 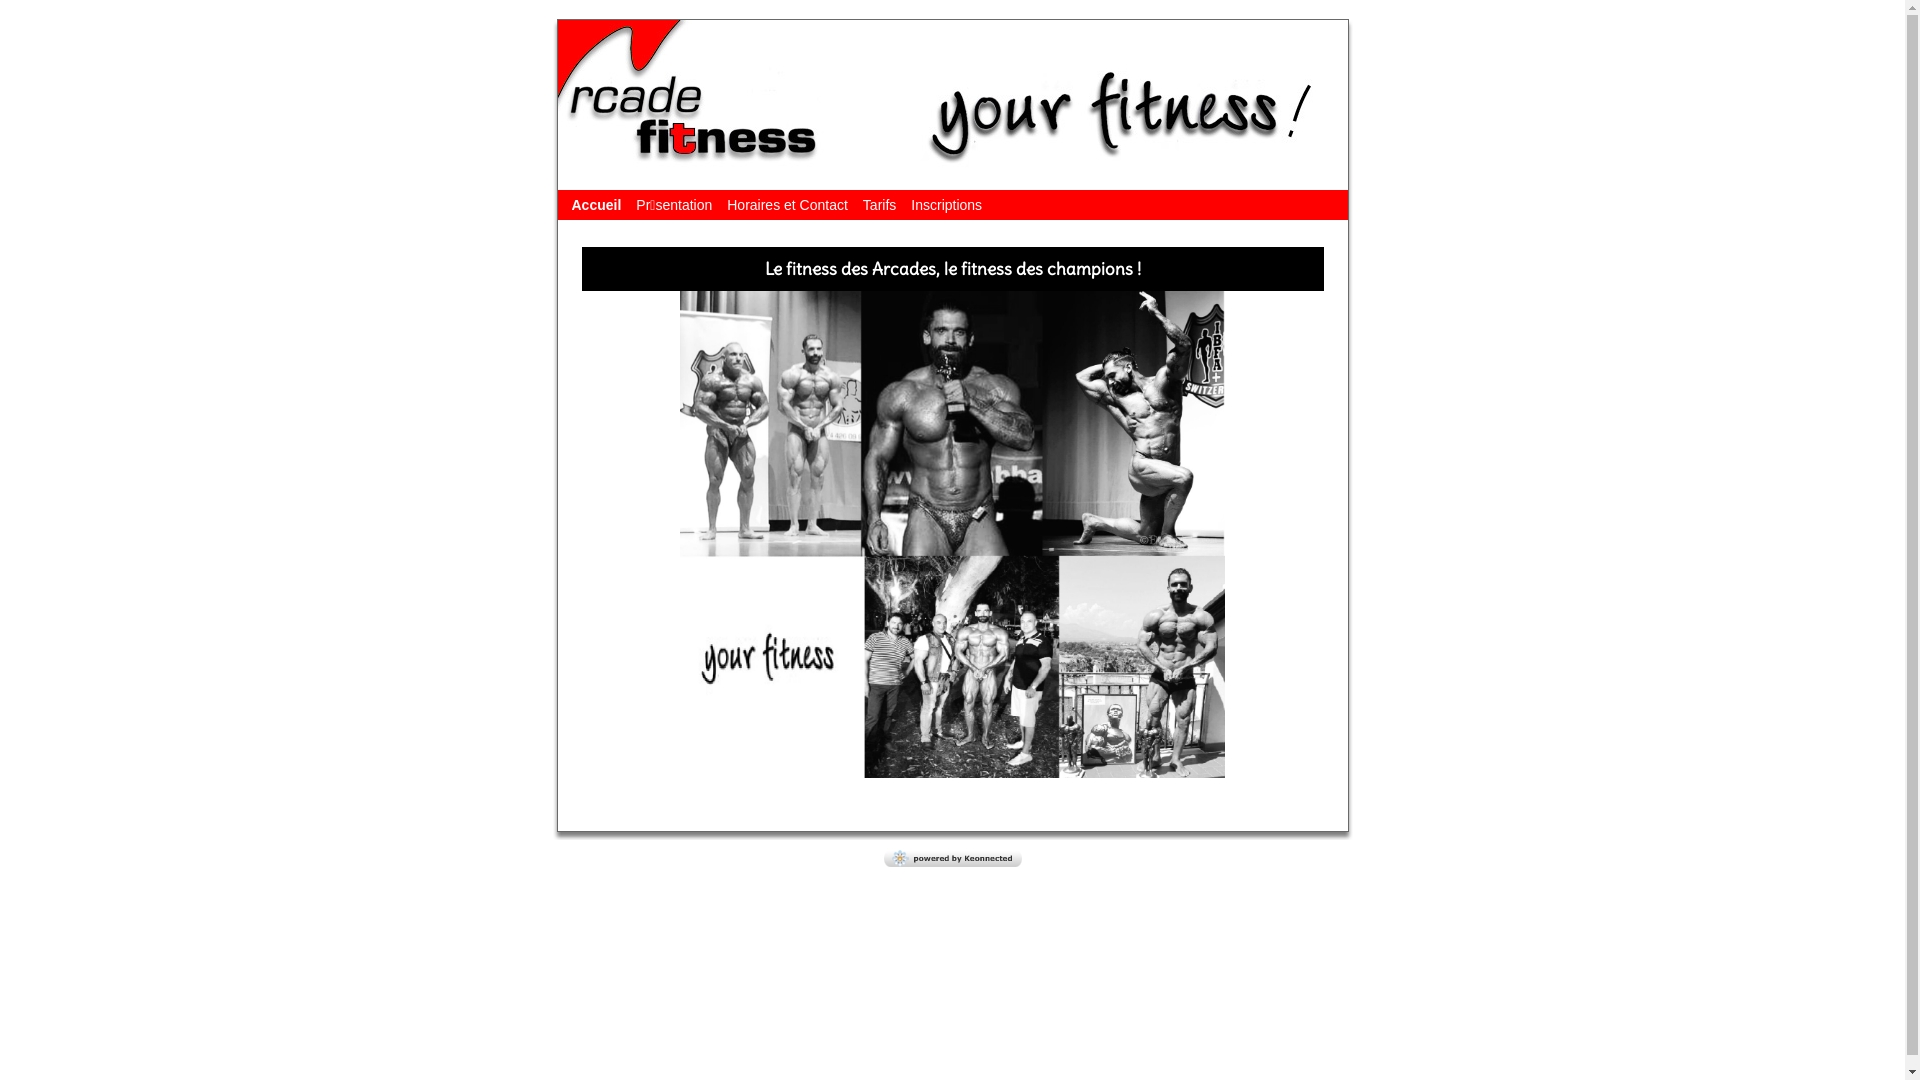 What do you see at coordinates (945, 204) in the screenshot?
I see `'Inscriptions'` at bounding box center [945, 204].